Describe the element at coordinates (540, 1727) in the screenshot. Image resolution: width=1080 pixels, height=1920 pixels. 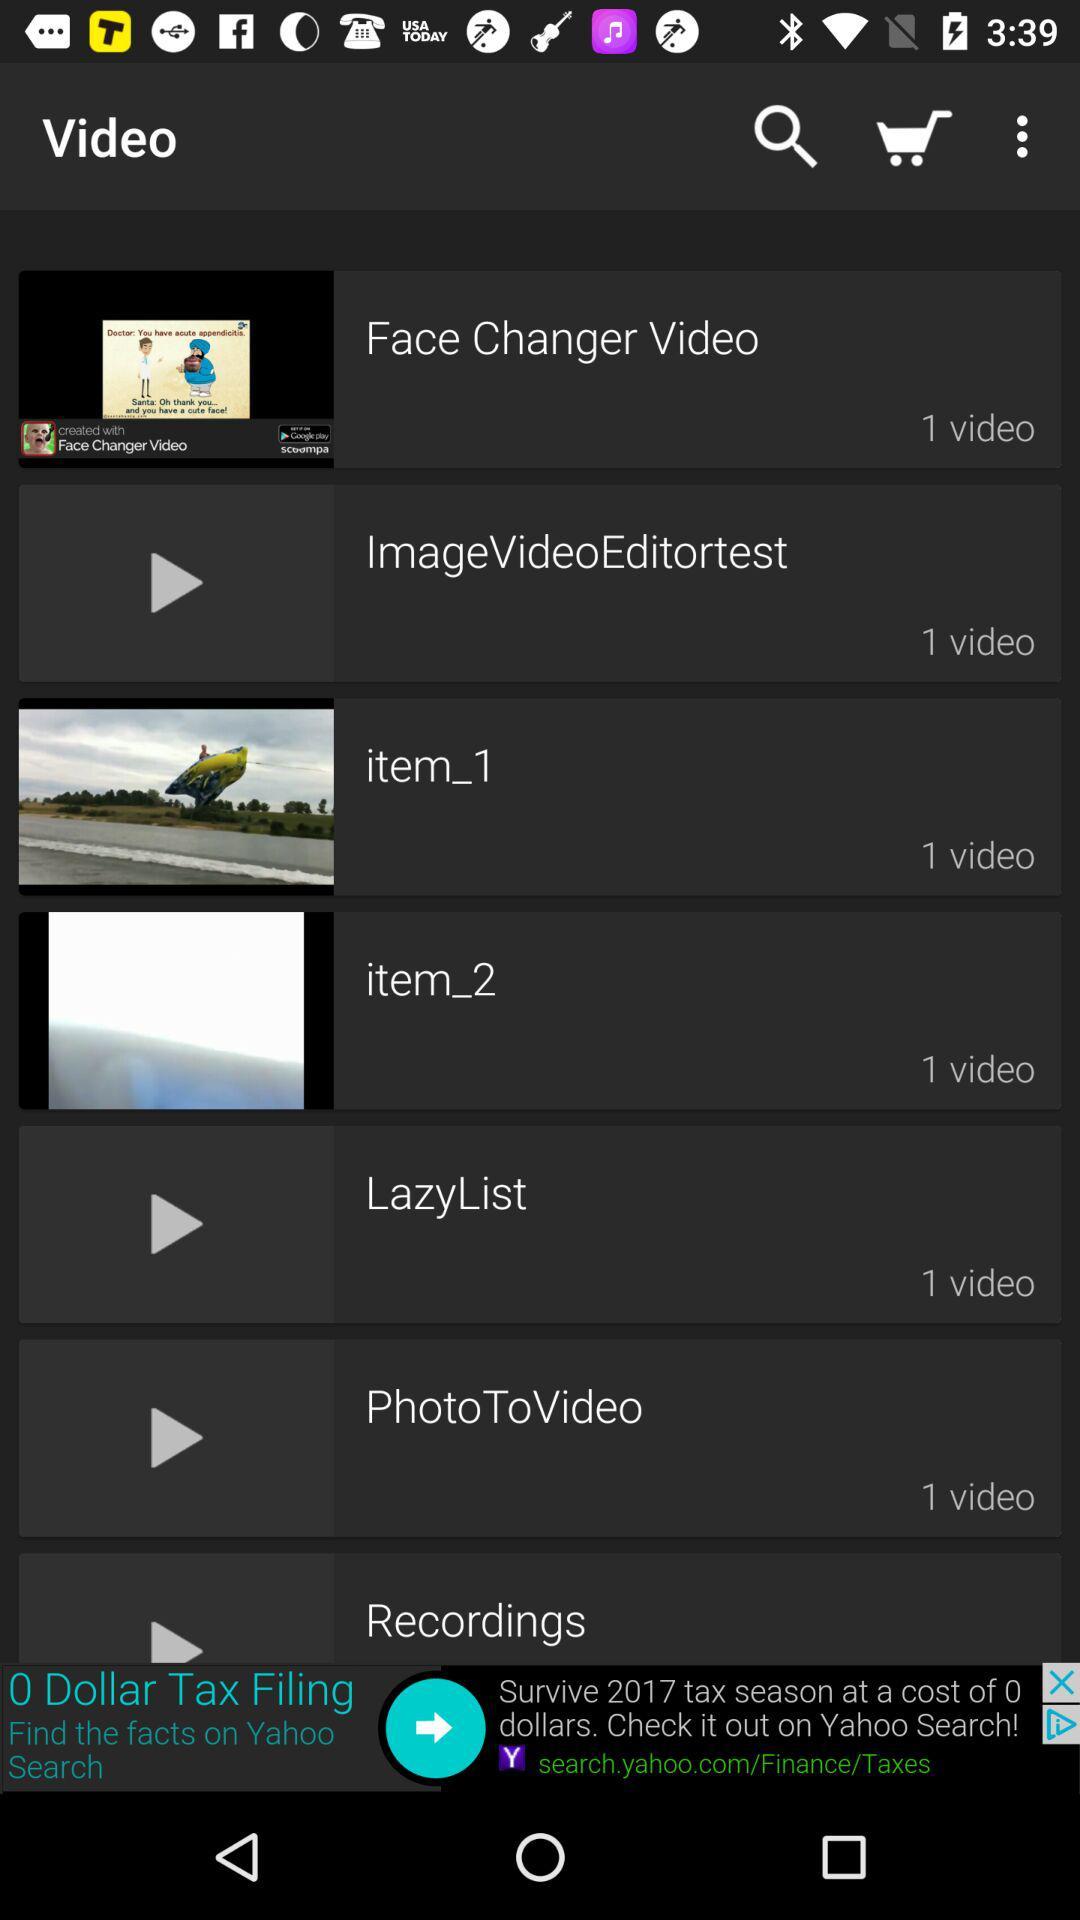
I see `right` at that location.